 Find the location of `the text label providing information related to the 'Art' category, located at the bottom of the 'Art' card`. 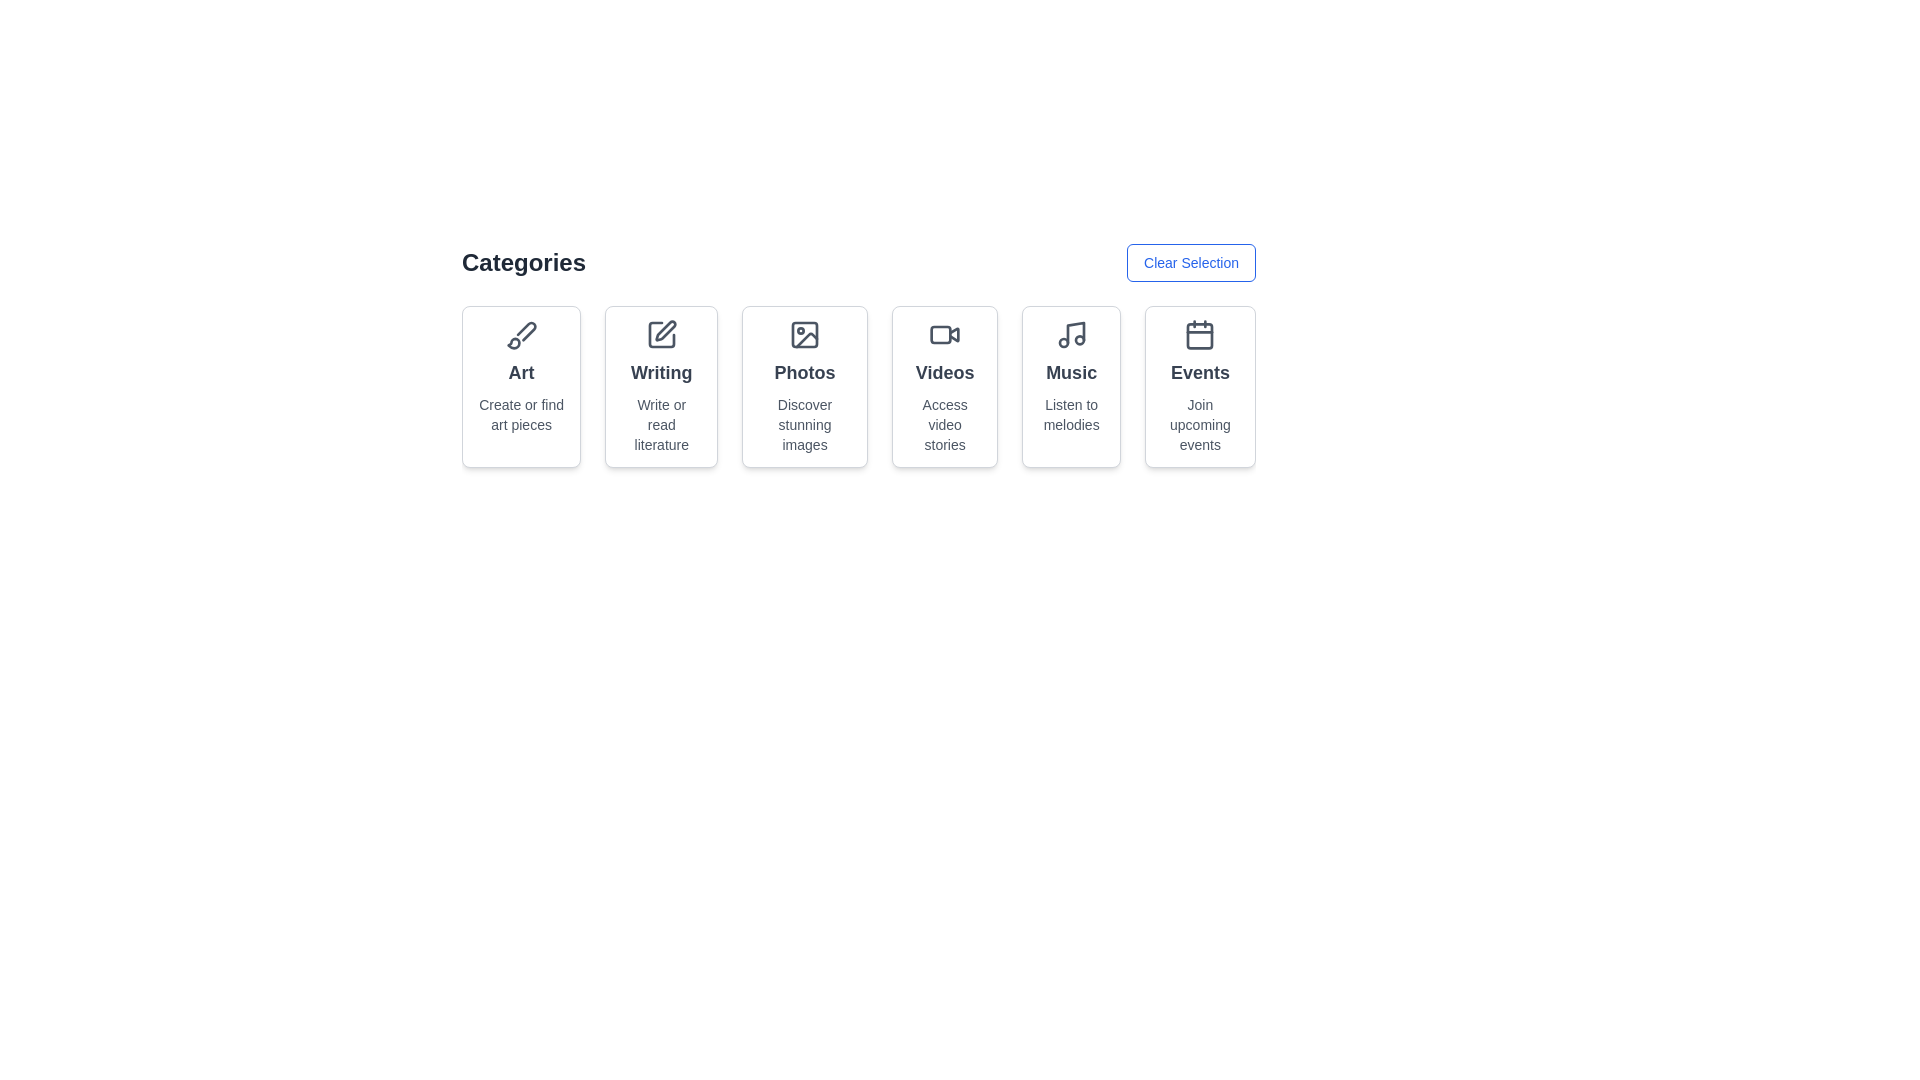

the text label providing information related to the 'Art' category, located at the bottom of the 'Art' card is located at coordinates (521, 414).